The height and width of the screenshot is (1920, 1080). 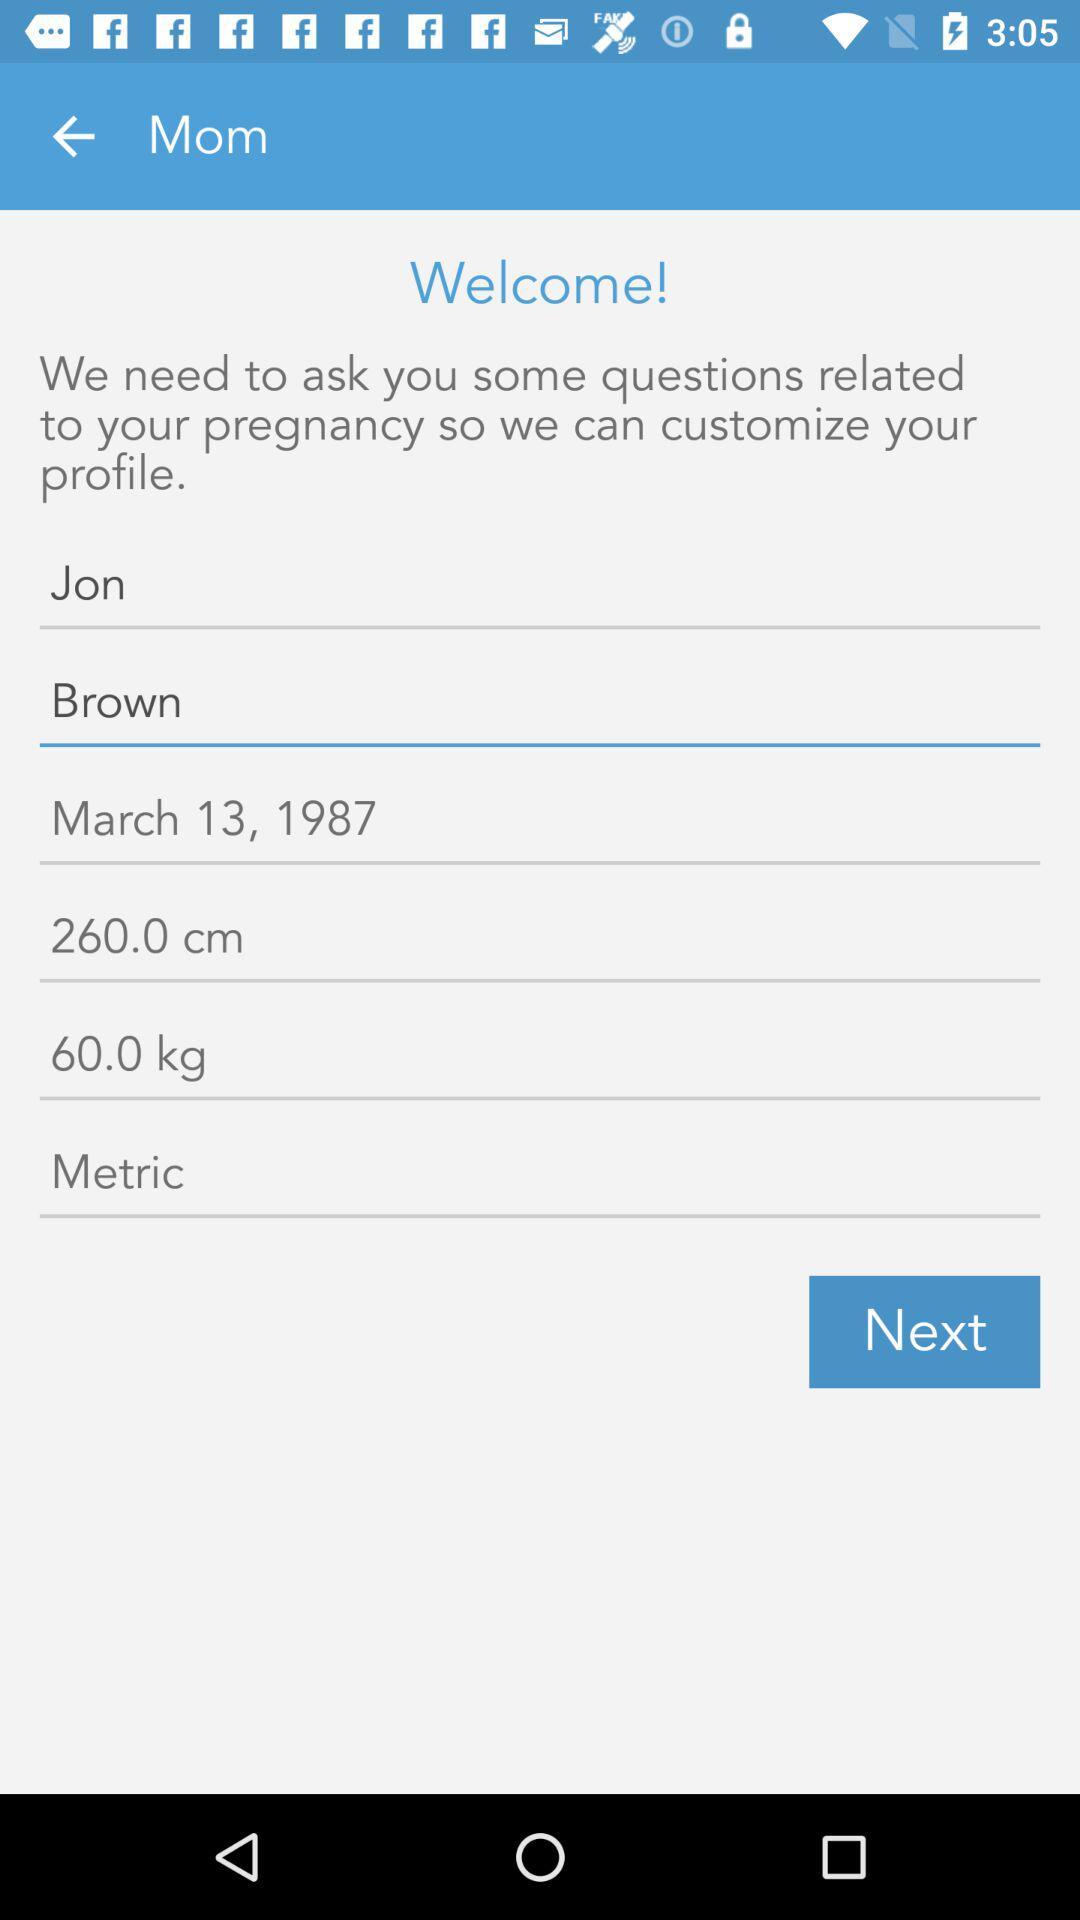 What do you see at coordinates (540, 823) in the screenshot?
I see `icon below brown` at bounding box center [540, 823].